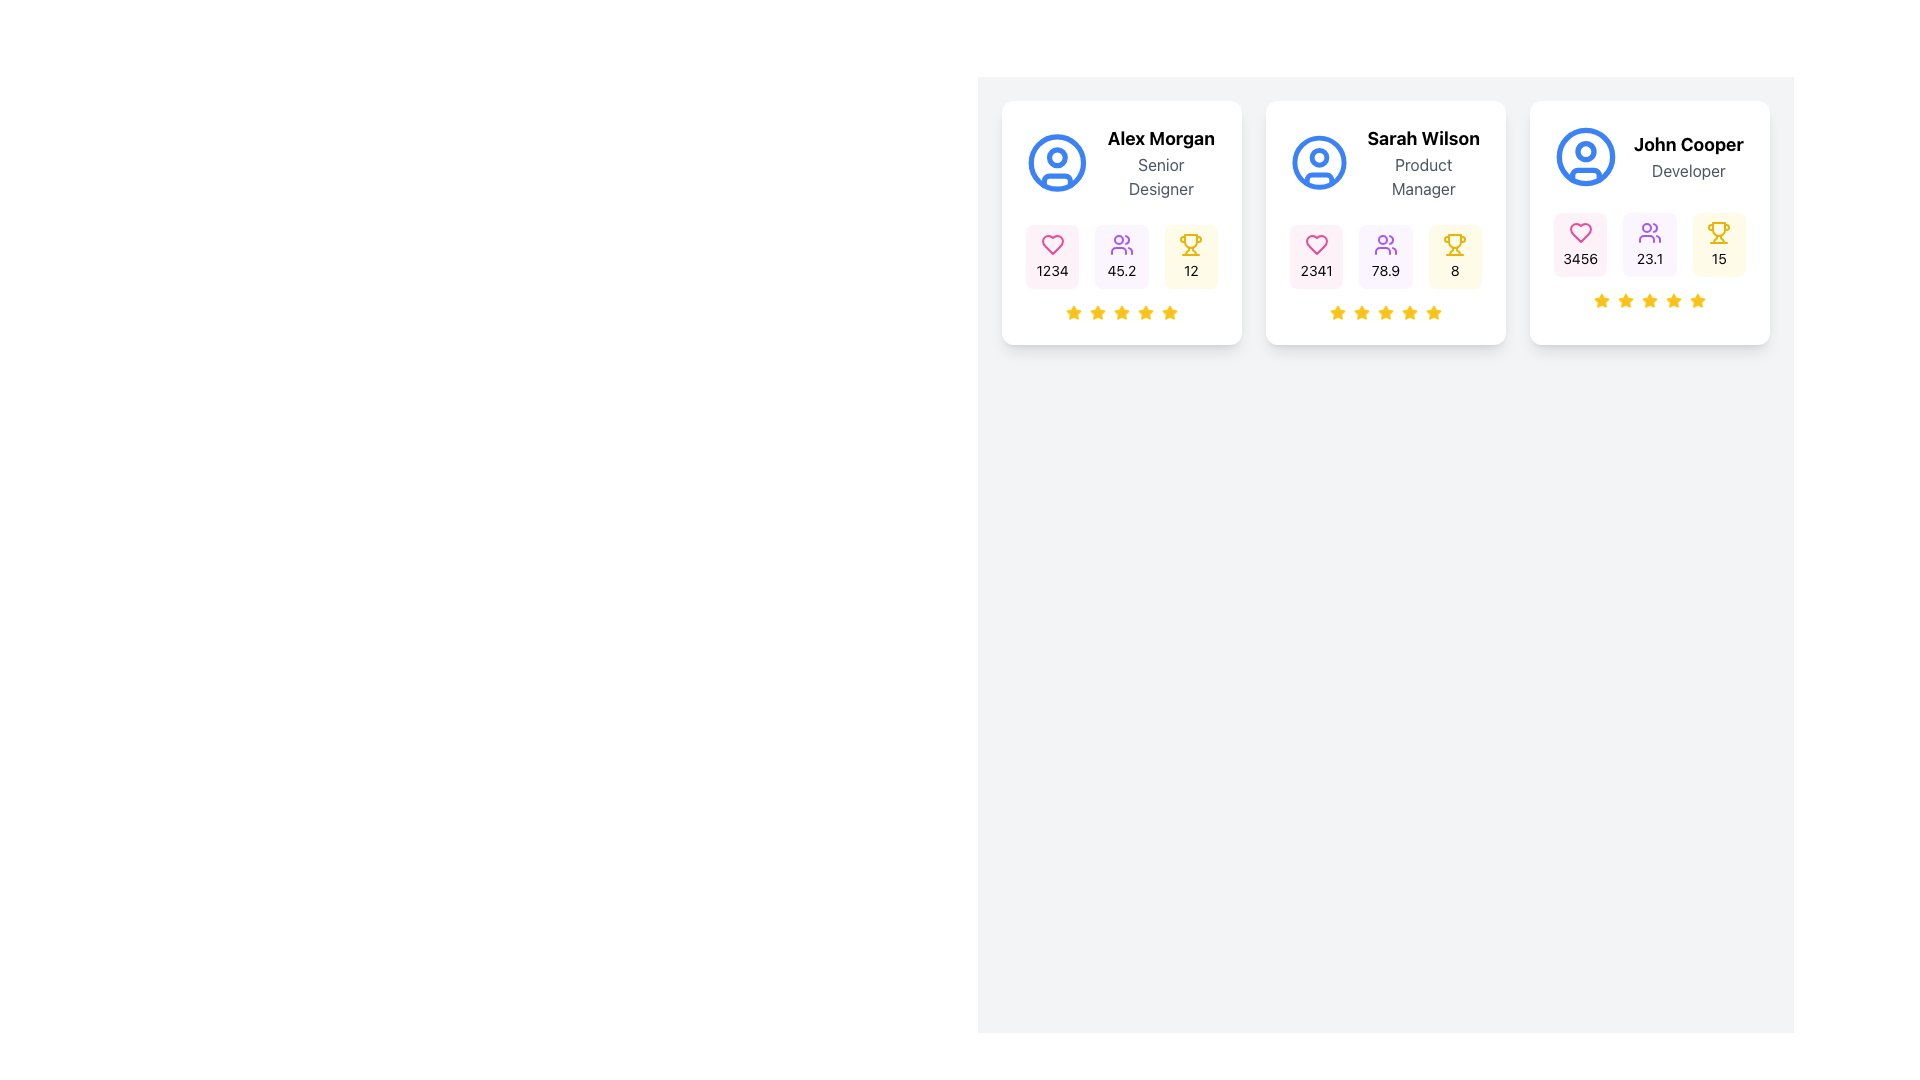  What do you see at coordinates (1122, 244) in the screenshot?
I see `the engagement metric icon located in the card element below the profile graphic of 'Alex Morgan' and above the numerical label '45.2'` at bounding box center [1122, 244].